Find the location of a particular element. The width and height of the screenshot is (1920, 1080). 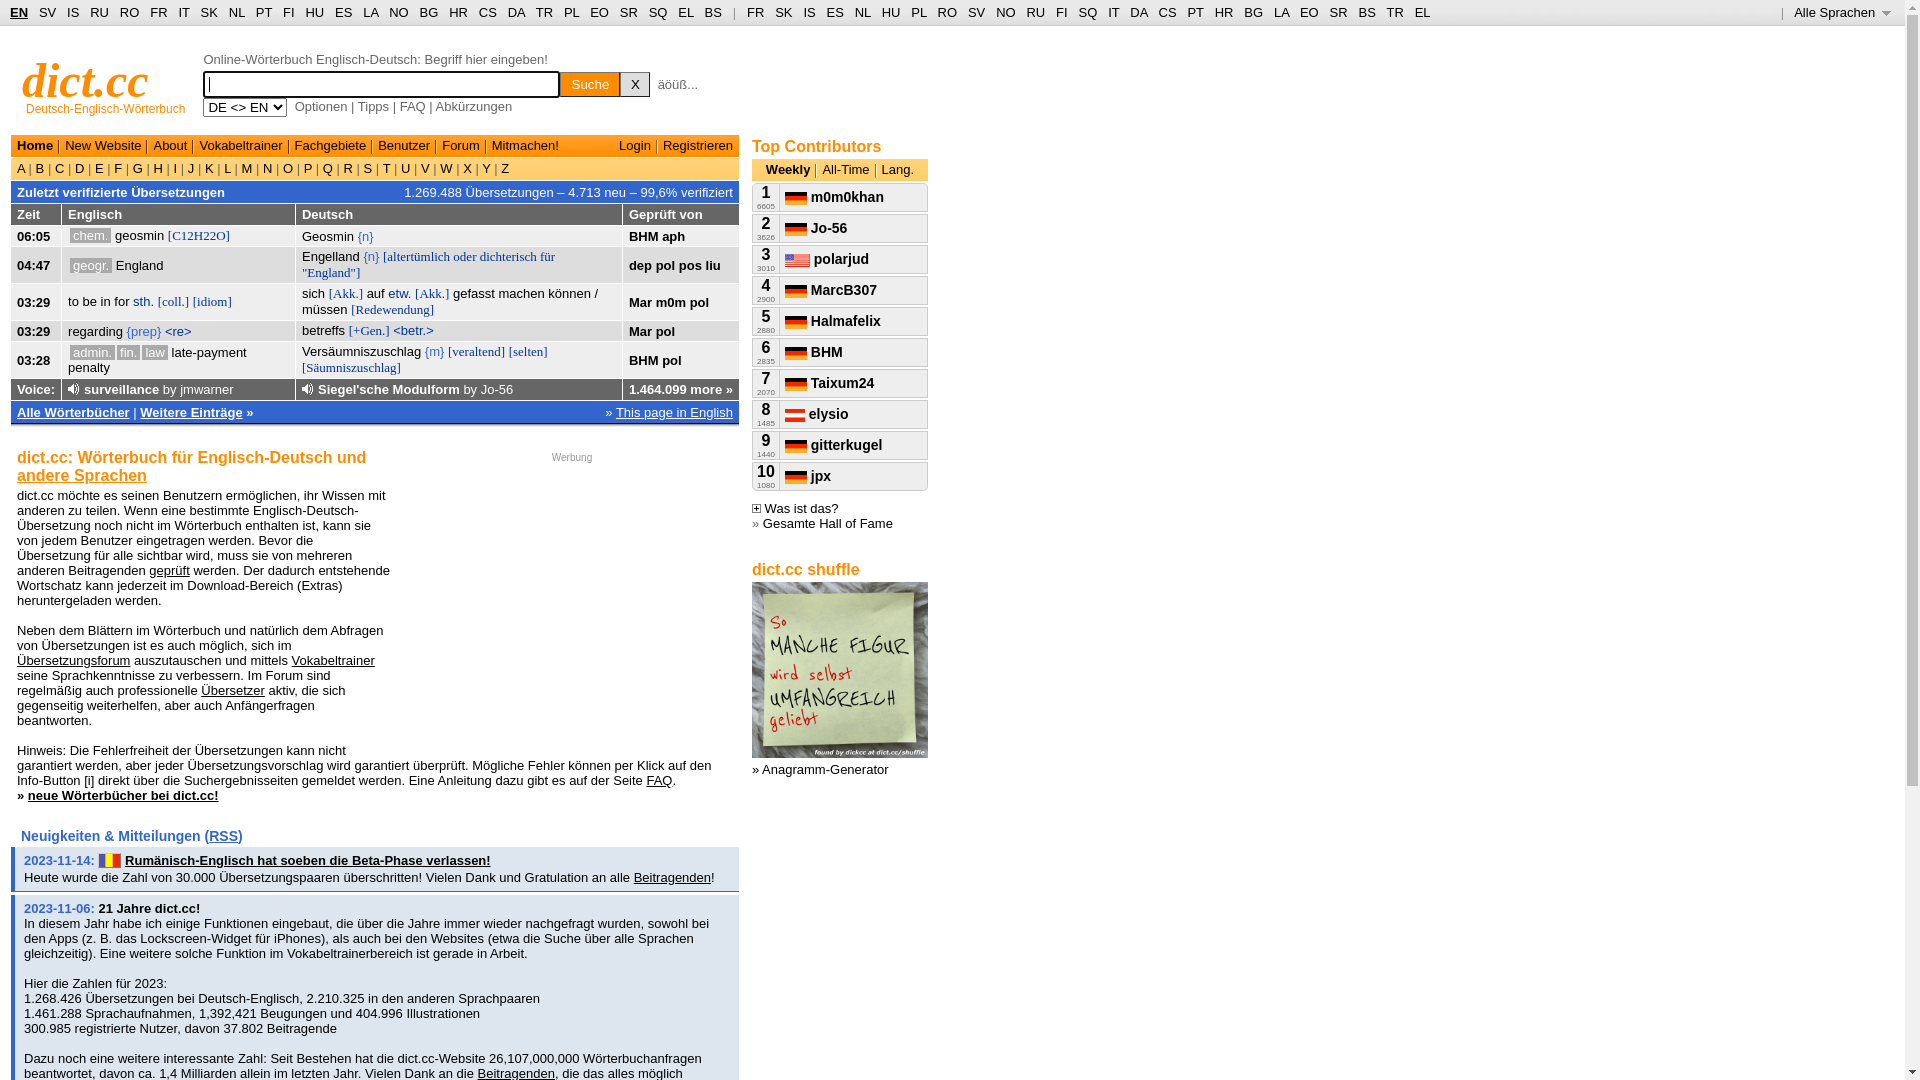

'betreffs [+Gen.] <betr.>' is located at coordinates (368, 329).